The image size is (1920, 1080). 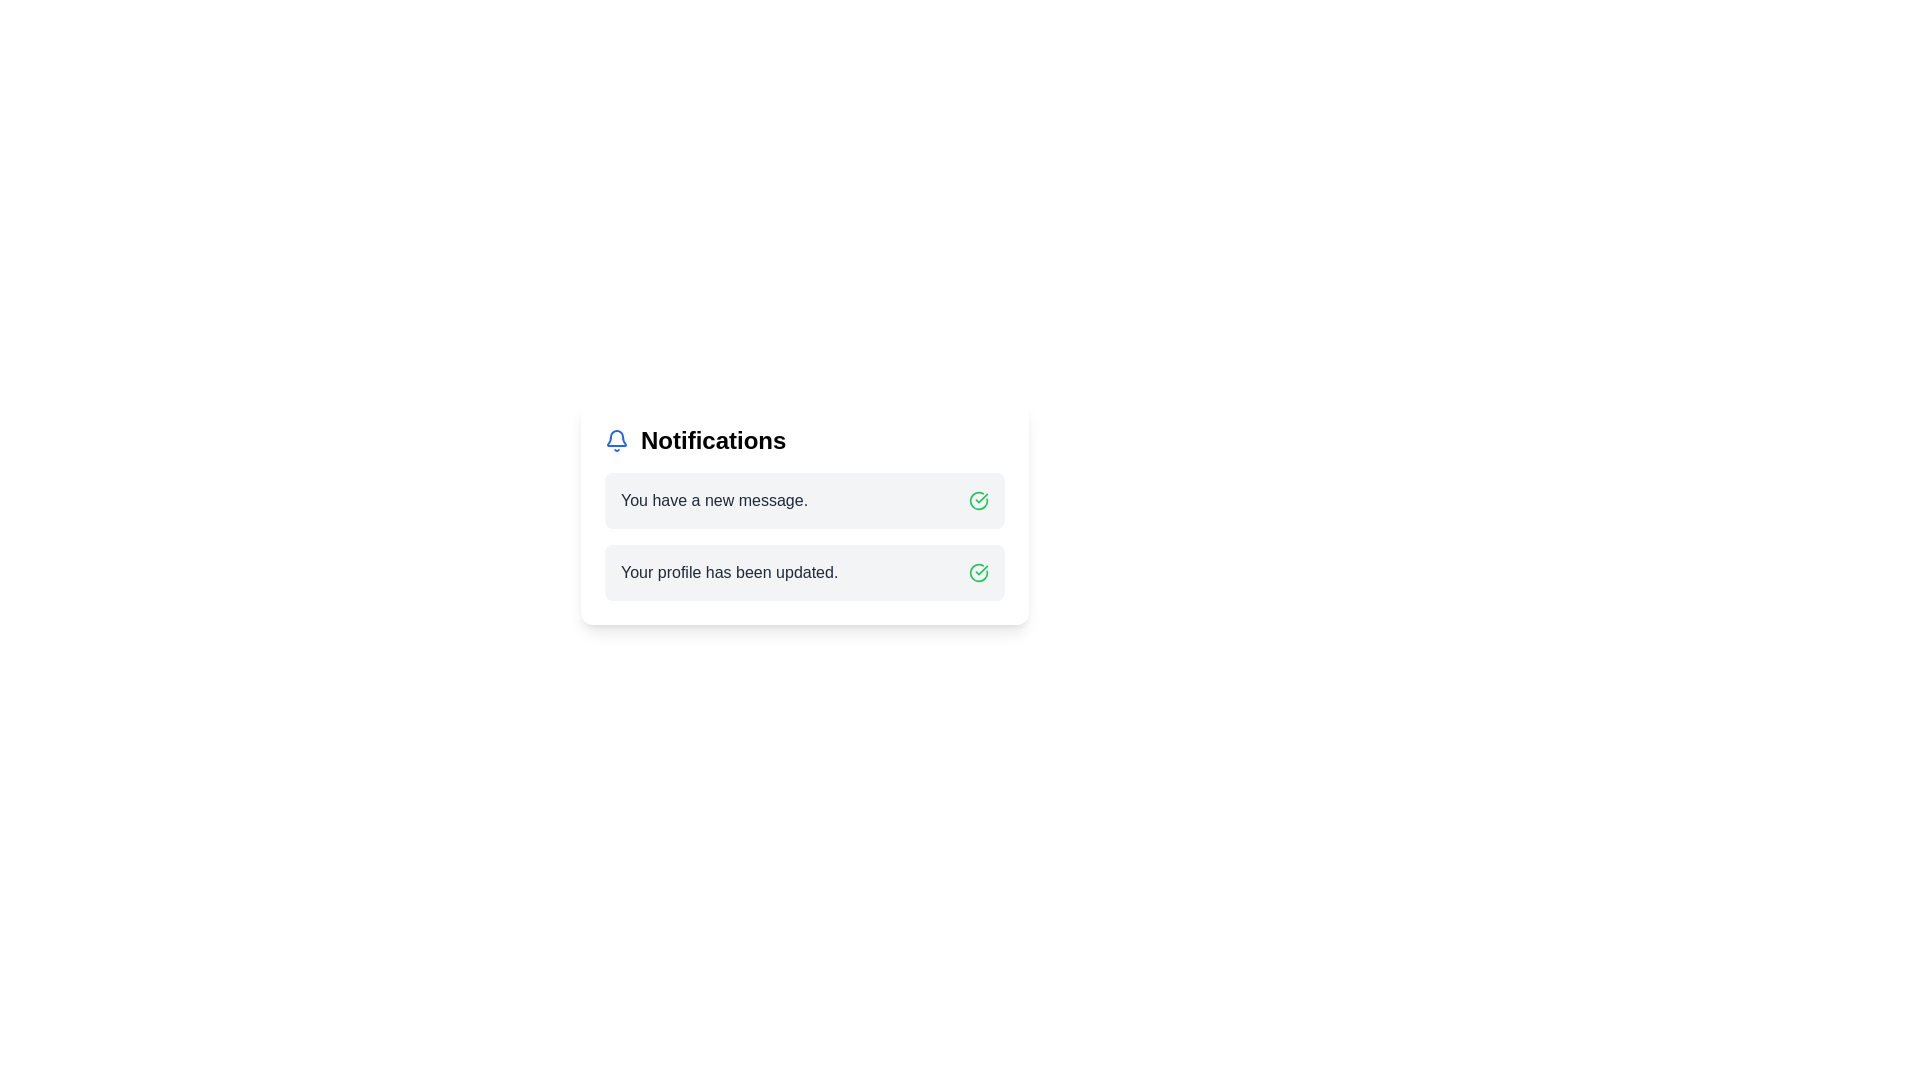 I want to click on the confirmation icon button located on the far-right side of the notification titled 'Your profile has been updated.' to acknowledge the notification, so click(x=979, y=573).